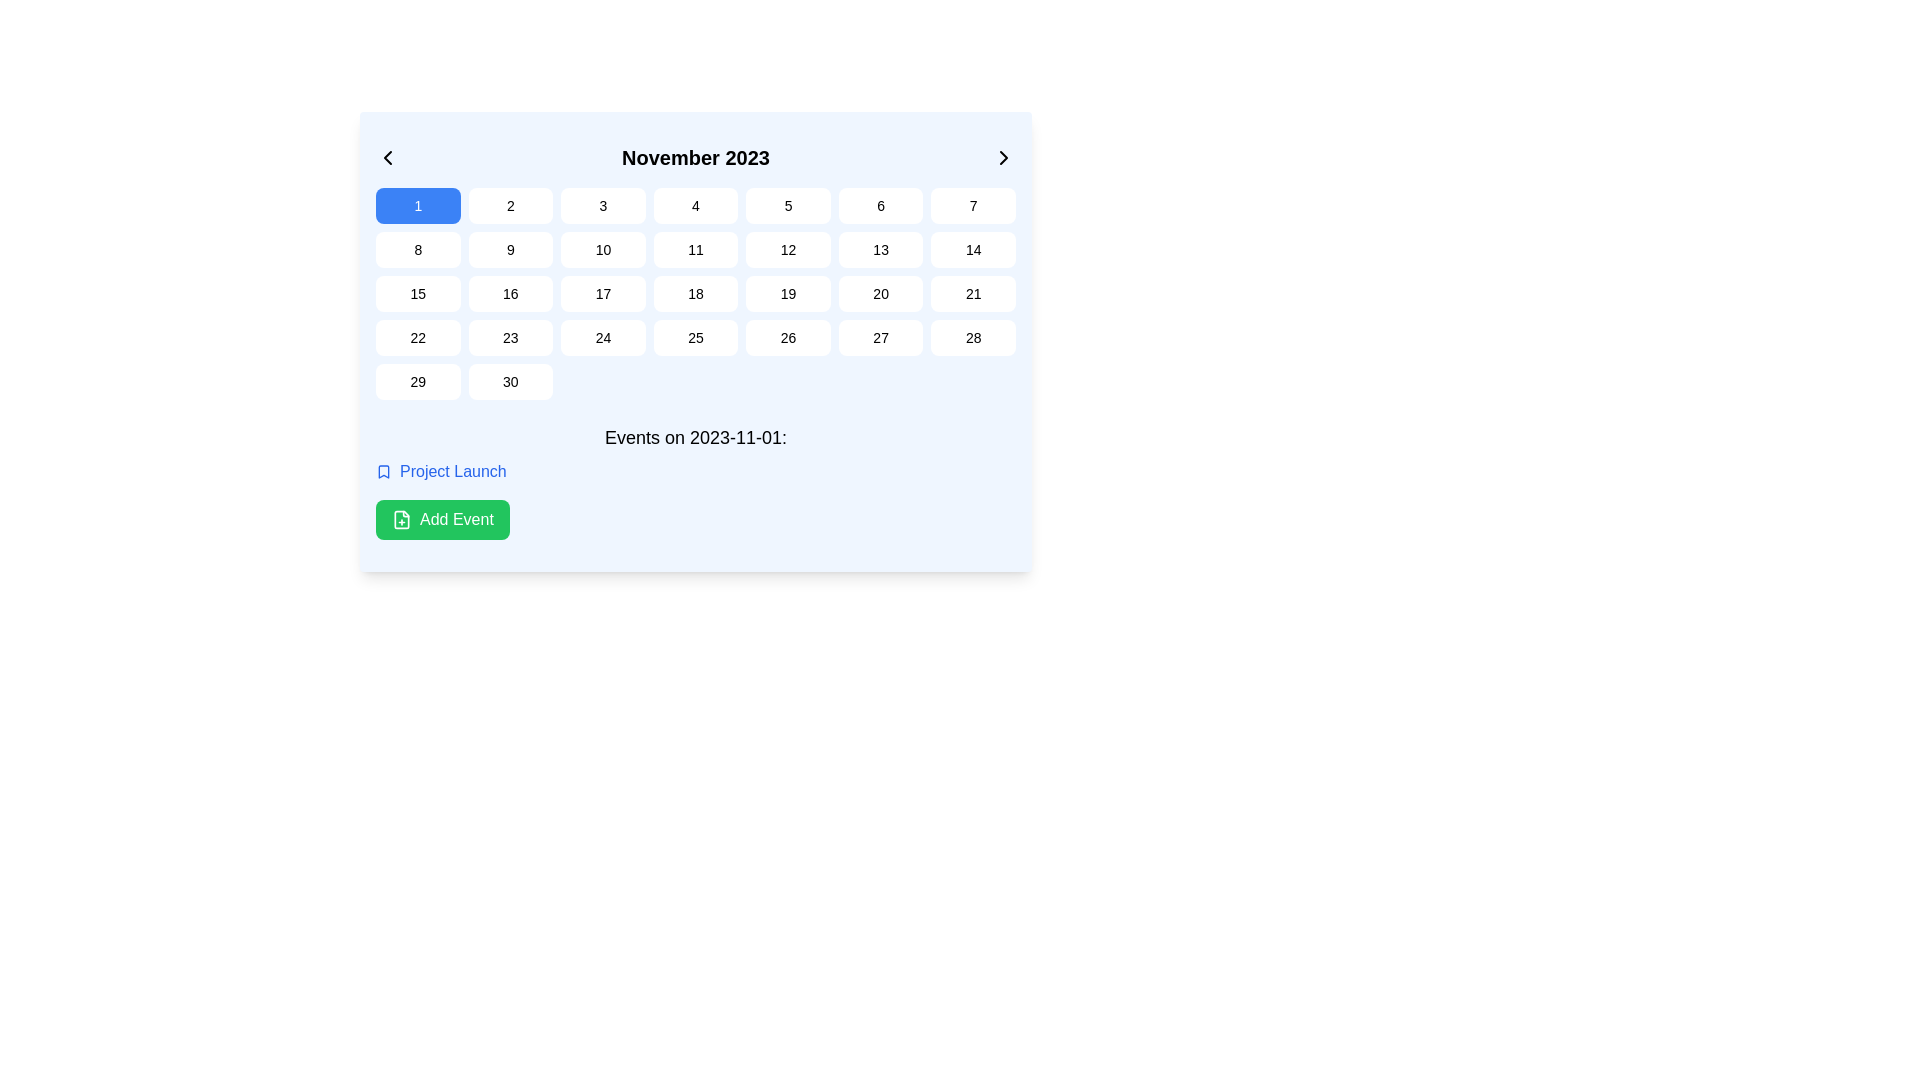 The image size is (1920, 1080). I want to click on the chevron-shaped icon, which is a rightward-pointing arrow located in the top-right corner of the calendar interface, next to the header displaying the current month and year, so click(1003, 157).